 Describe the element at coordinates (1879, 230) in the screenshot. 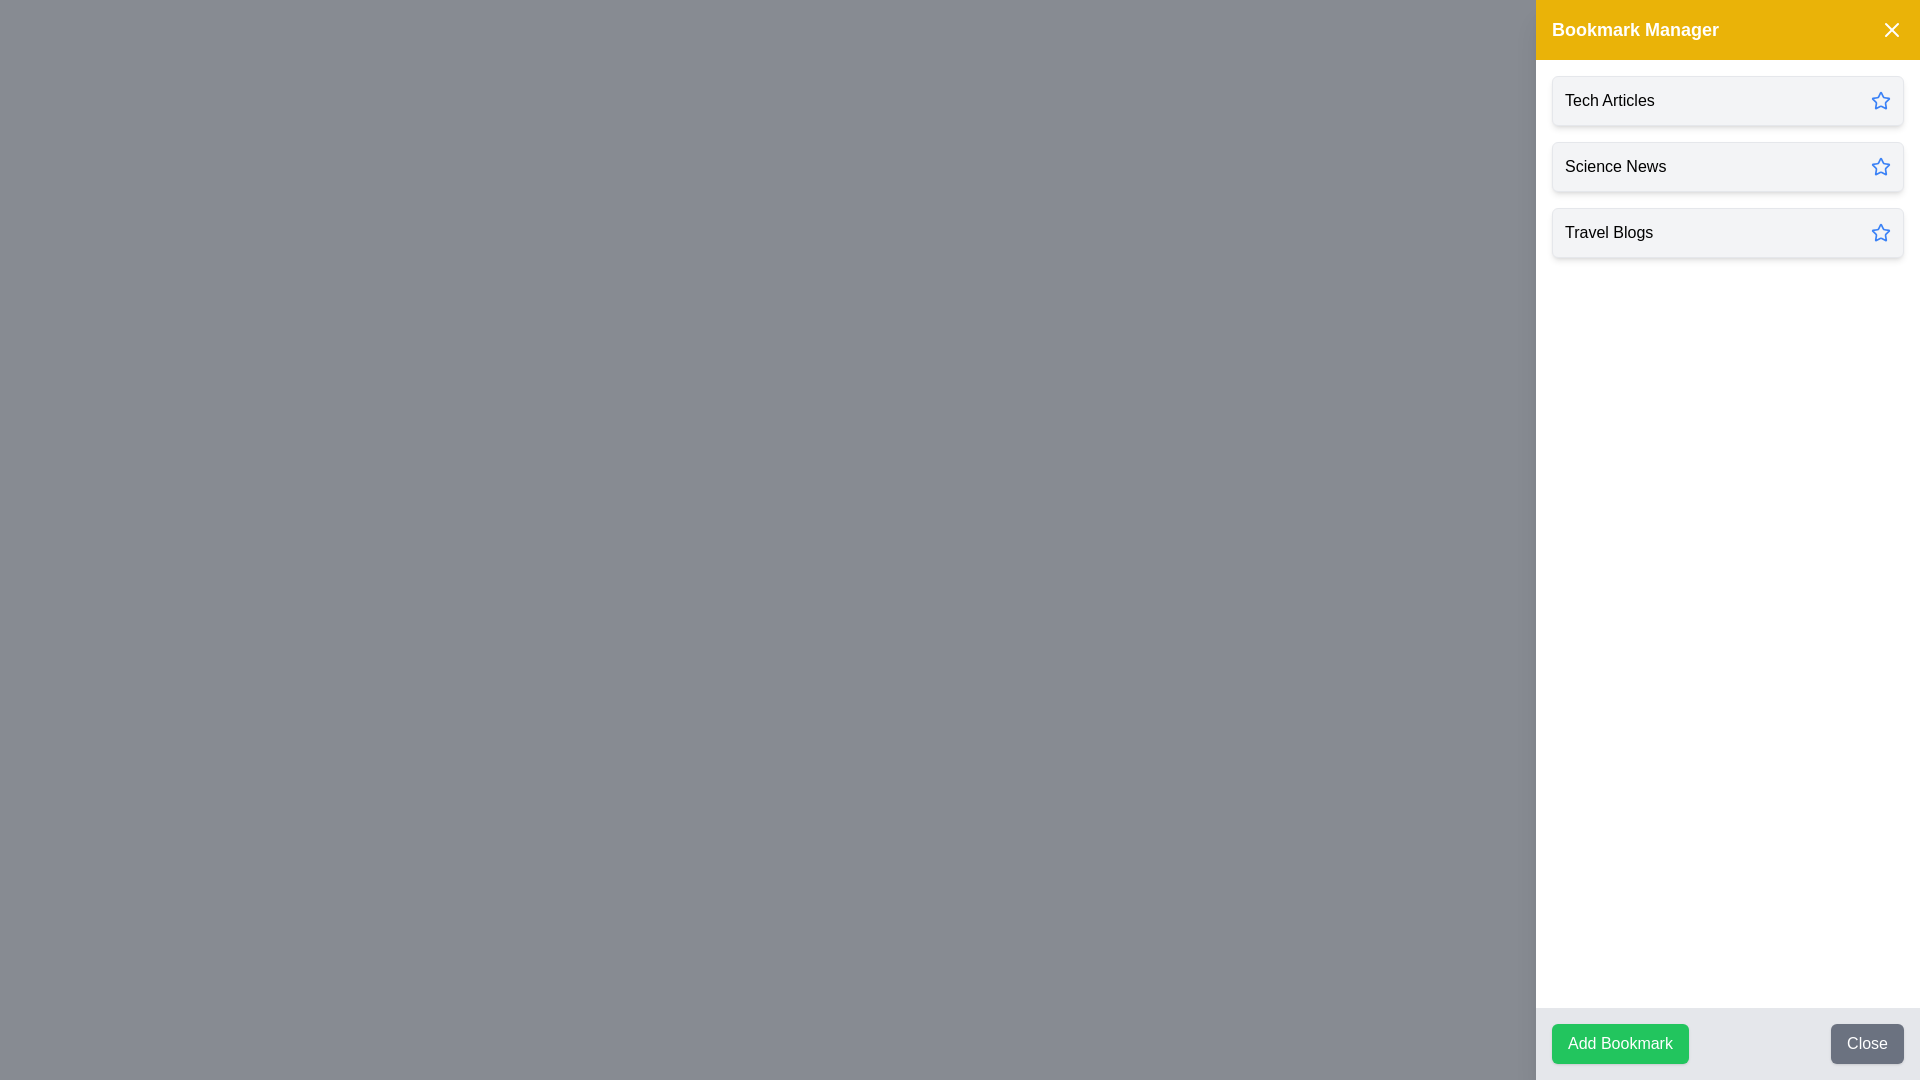

I see `the star-shaped icon with a blue border located to the right of the 'Travel Blogs' text in the Bookmark Manager section` at that location.